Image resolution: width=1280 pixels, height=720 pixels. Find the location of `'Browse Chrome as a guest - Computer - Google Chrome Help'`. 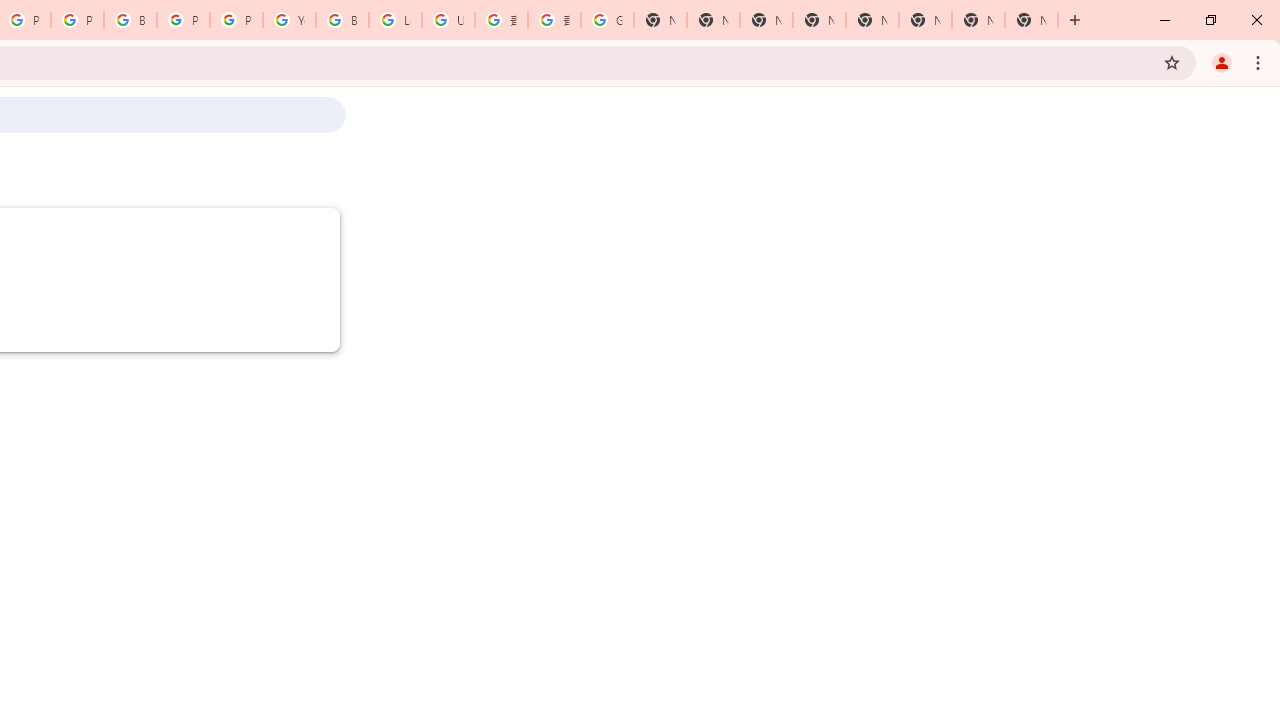

'Browse Chrome as a guest - Computer - Google Chrome Help' is located at coordinates (342, 20).